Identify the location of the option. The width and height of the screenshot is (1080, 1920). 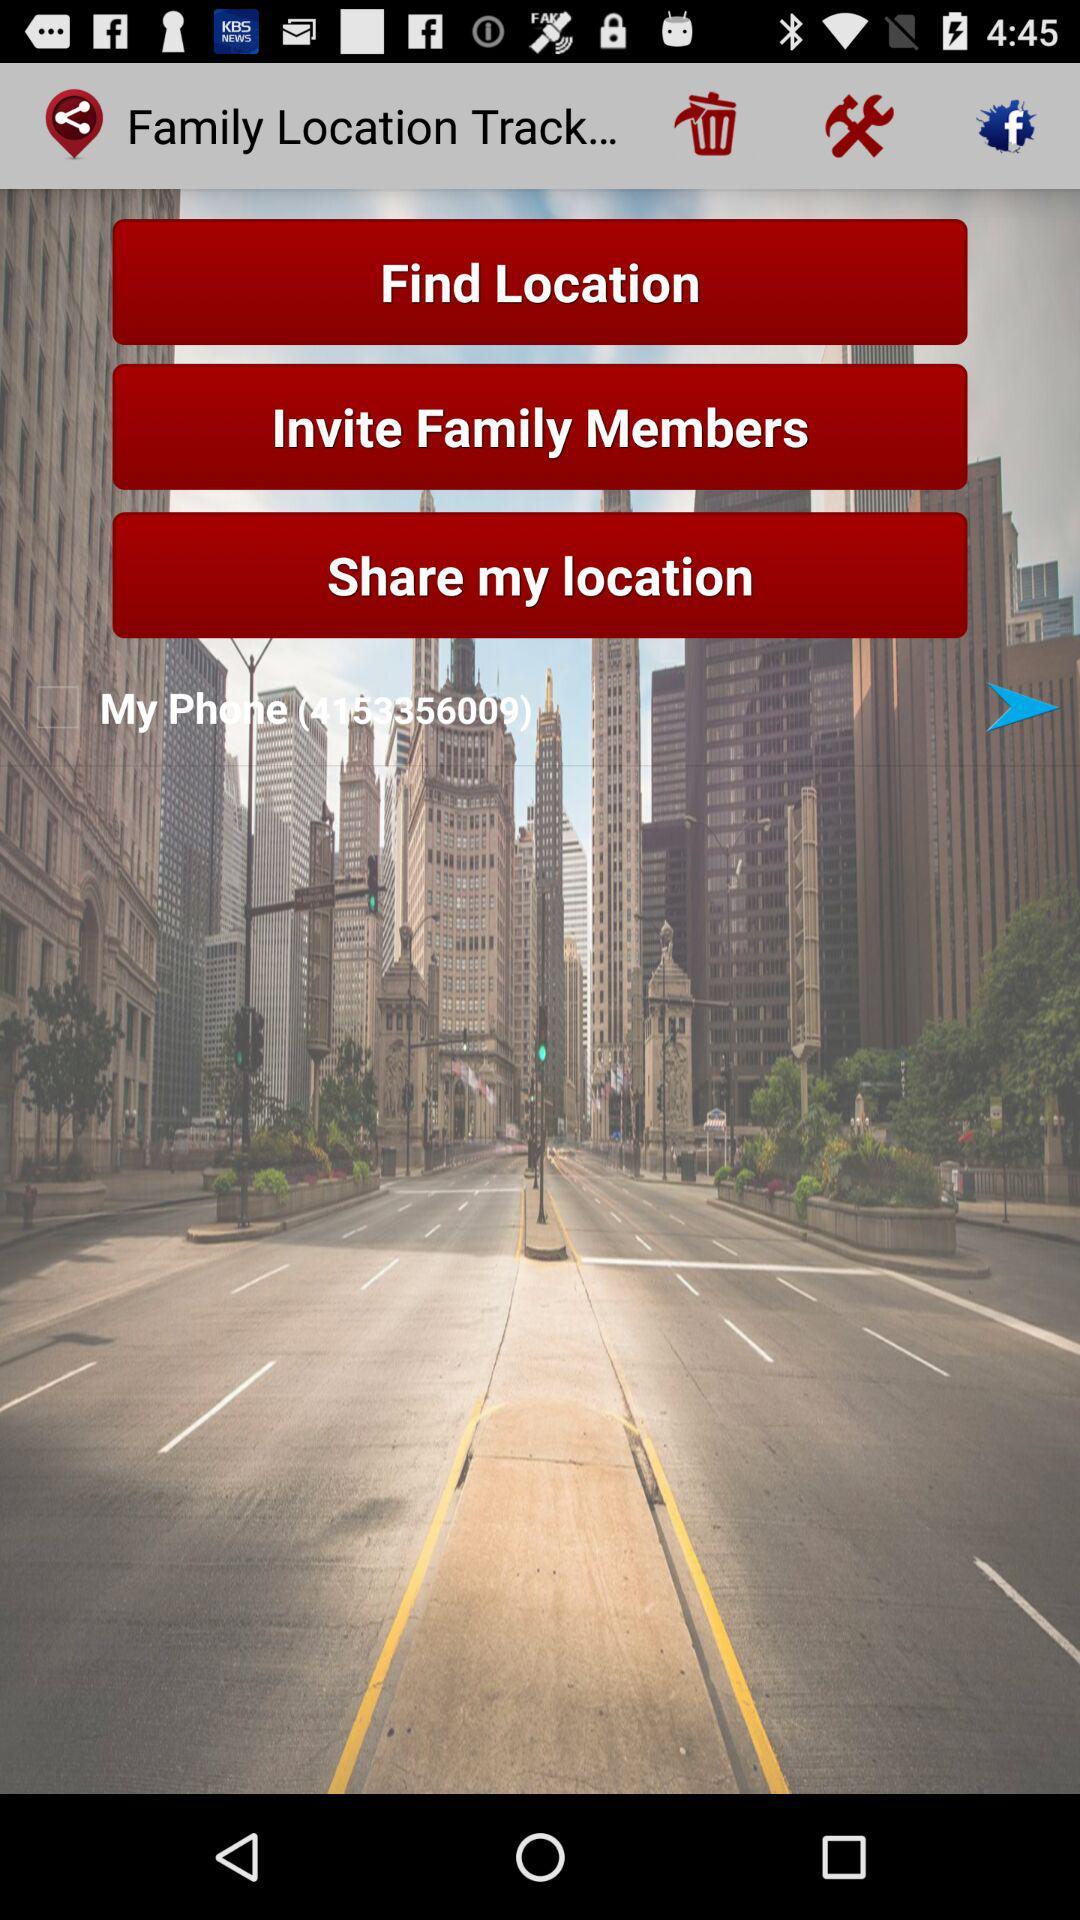
(1022, 707).